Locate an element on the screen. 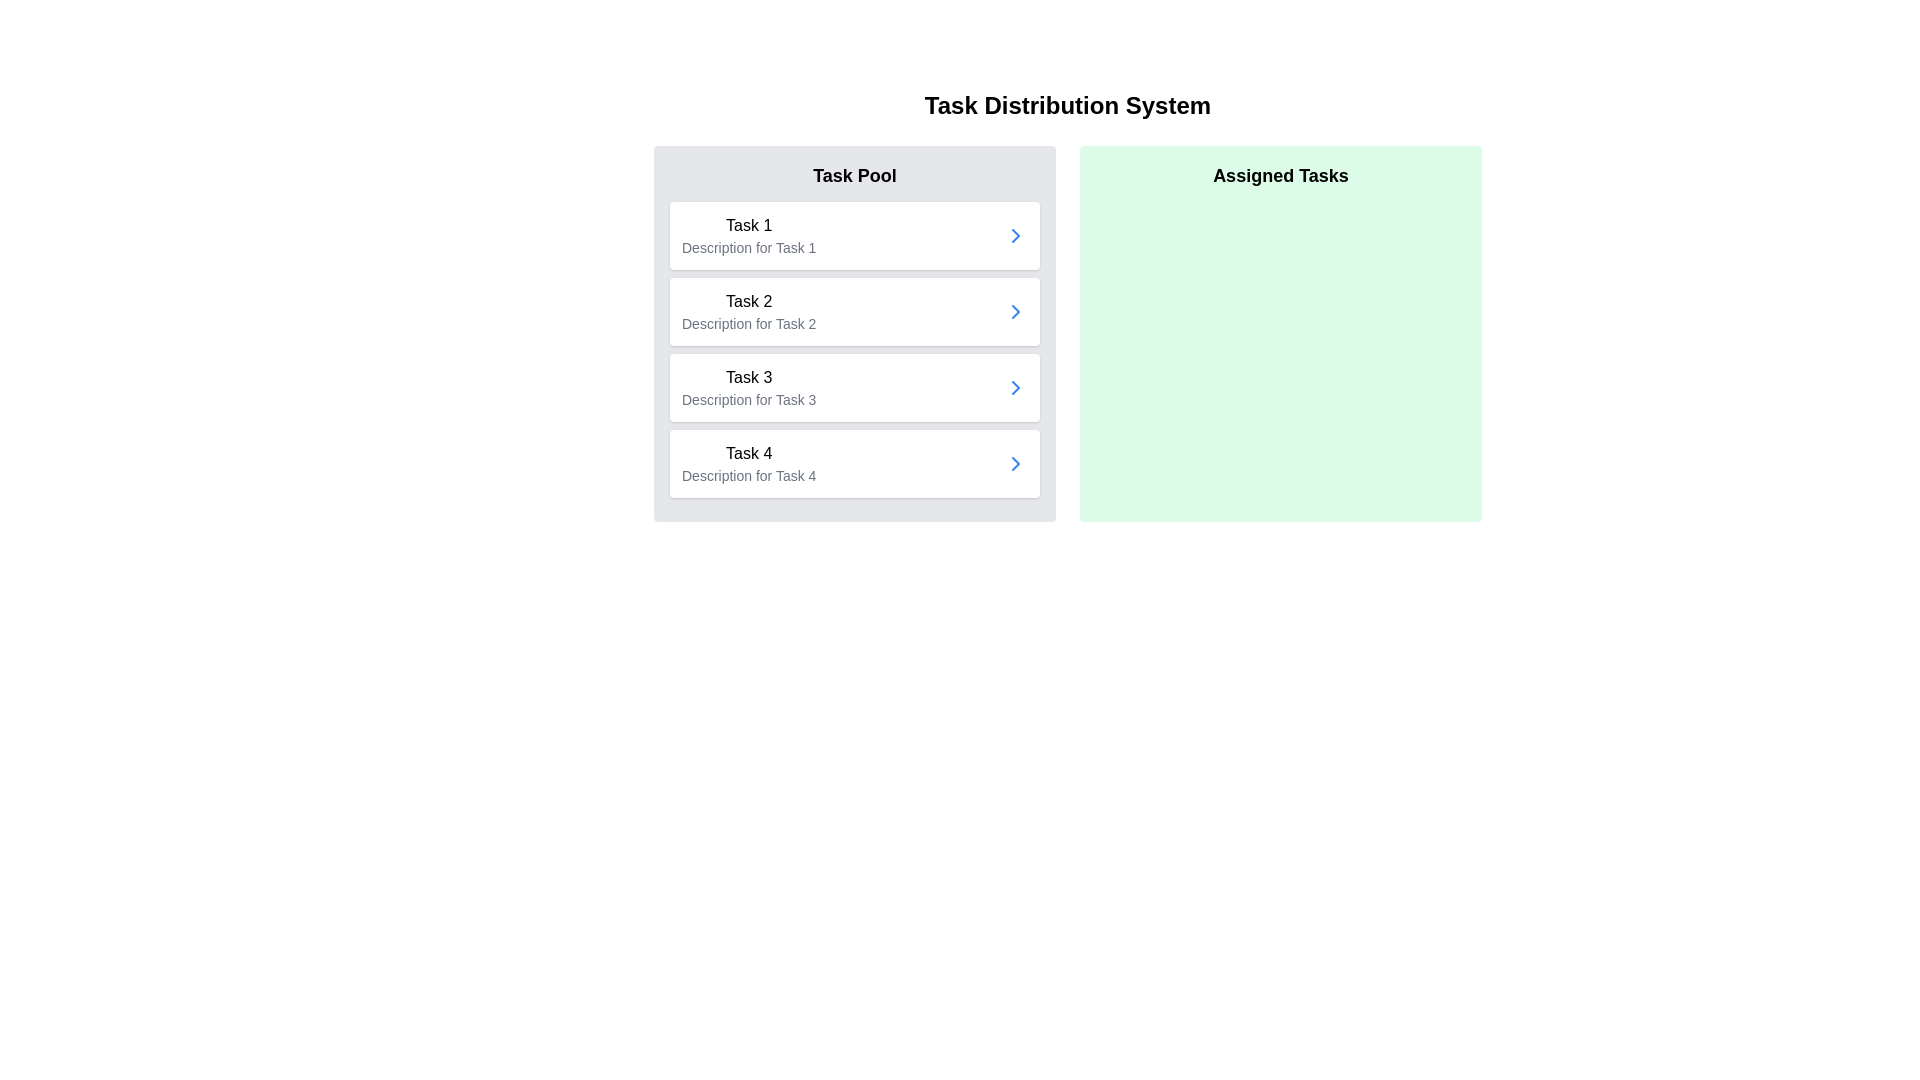 This screenshot has width=1920, height=1080. the 'Assigned Tasks' text label located at the top of the green content area on the right side of the interface is located at coordinates (1281, 175).